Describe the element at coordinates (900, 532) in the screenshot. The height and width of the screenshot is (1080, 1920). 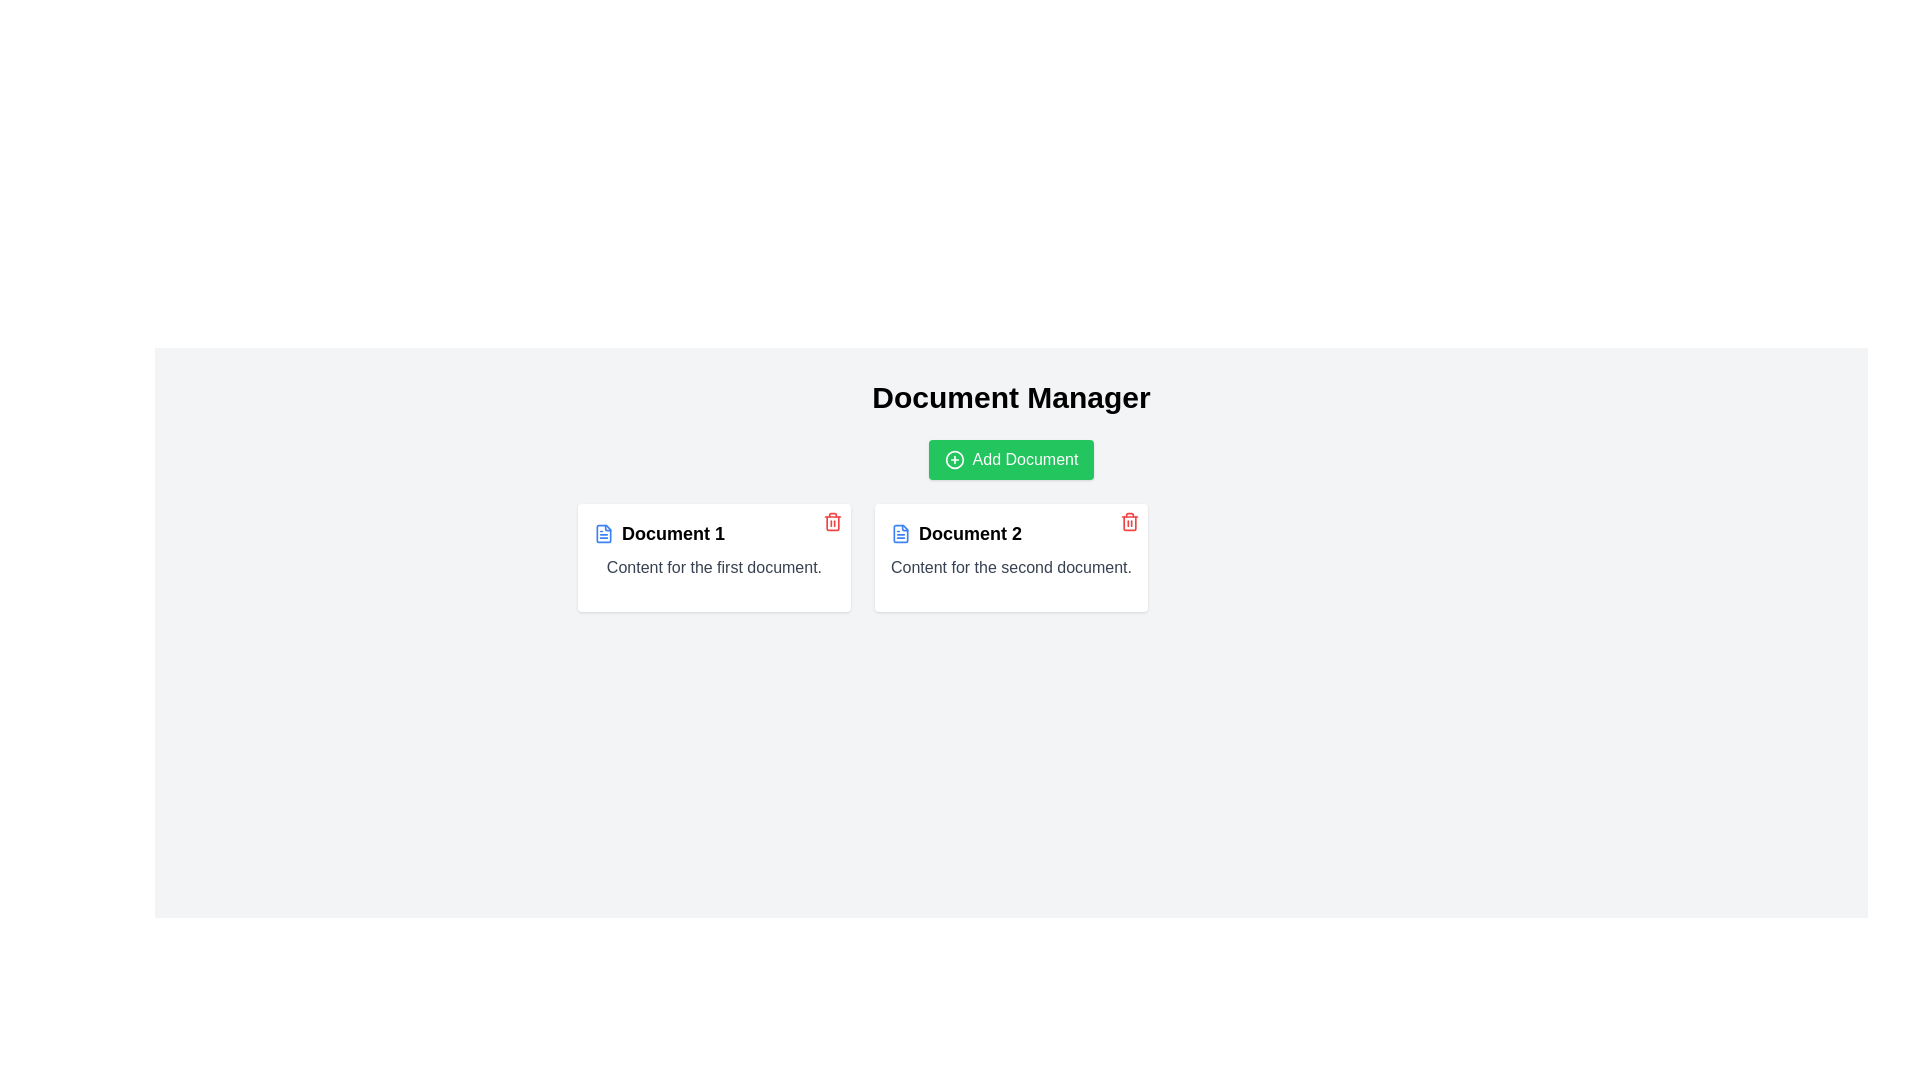
I see `the small blue file icon located inside the 'Document 2' item, specifically at its leftmost side, adjacent to the text 'Document 2'` at that location.